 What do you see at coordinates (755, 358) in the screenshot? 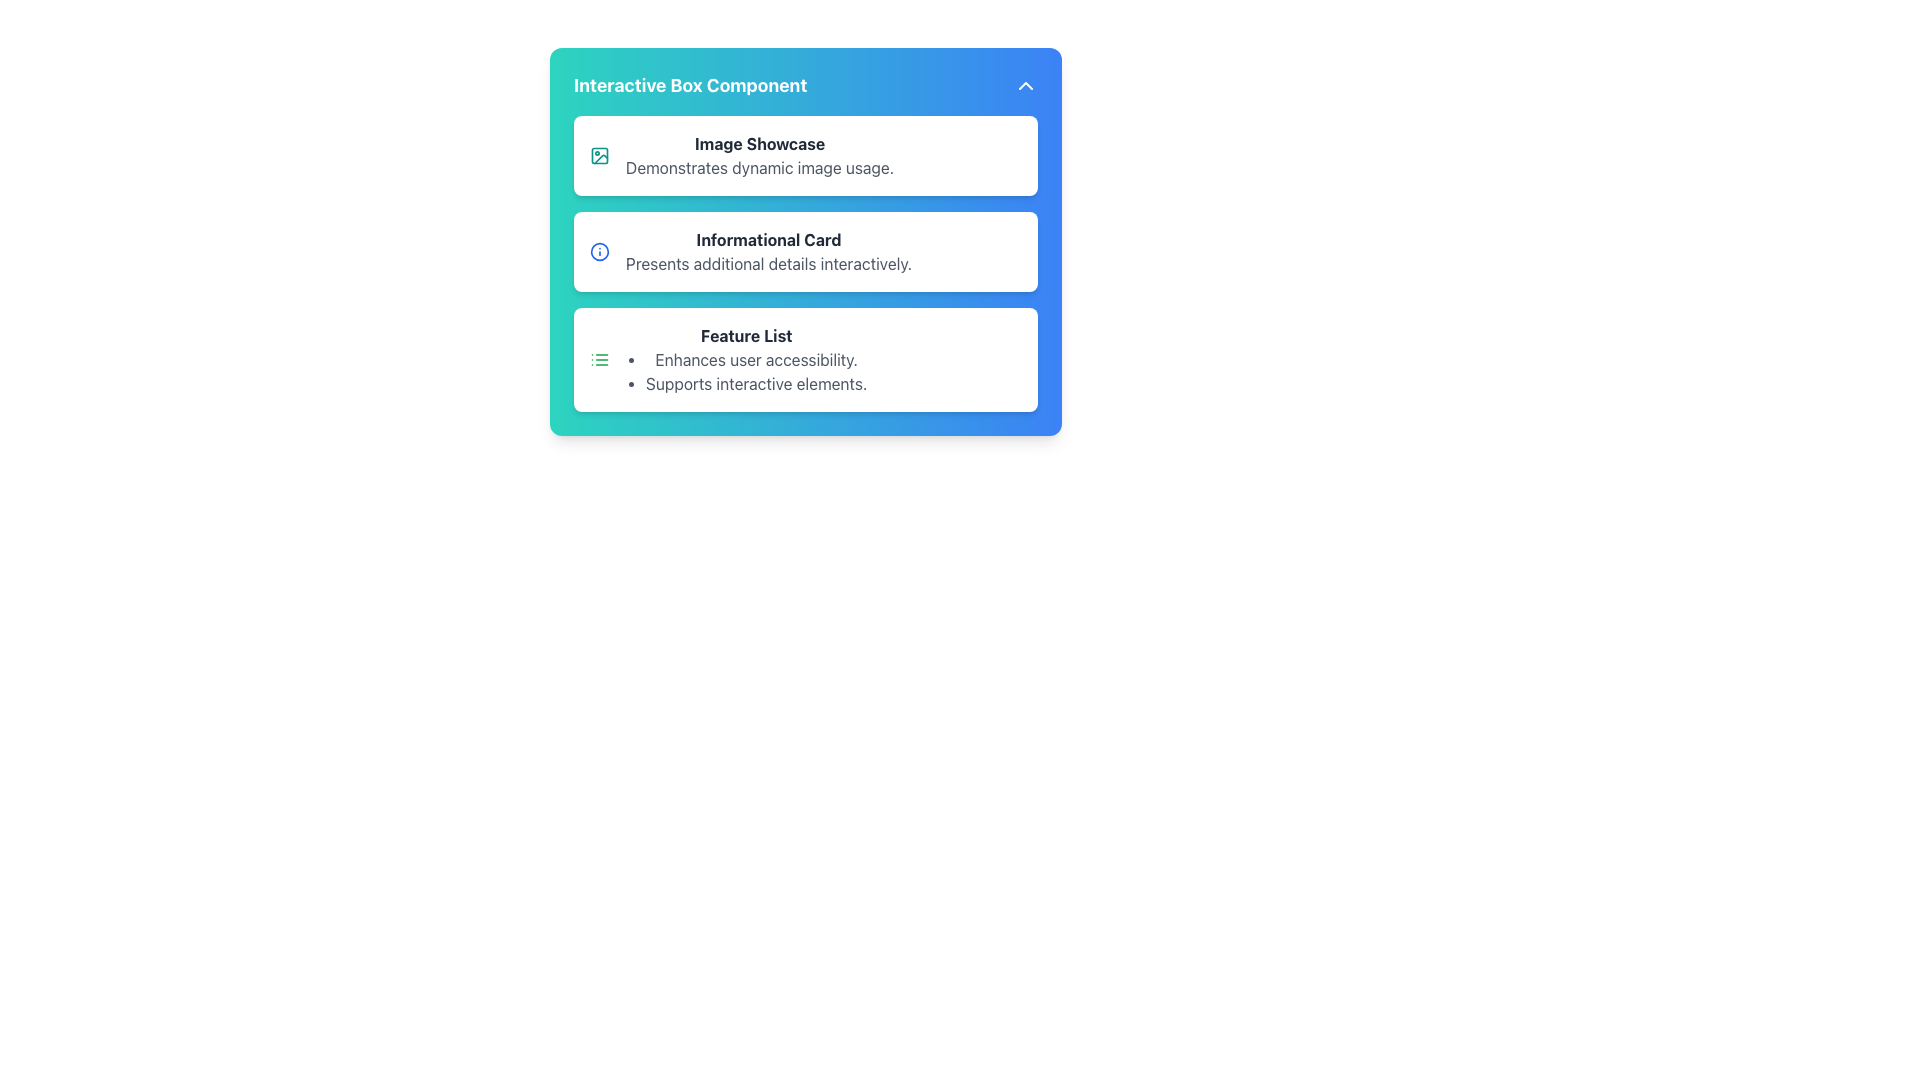
I see `the text element that reads 'Enhances user accessibility.' which is the first item in the bulleted list under the 'Feature List' section` at bounding box center [755, 358].